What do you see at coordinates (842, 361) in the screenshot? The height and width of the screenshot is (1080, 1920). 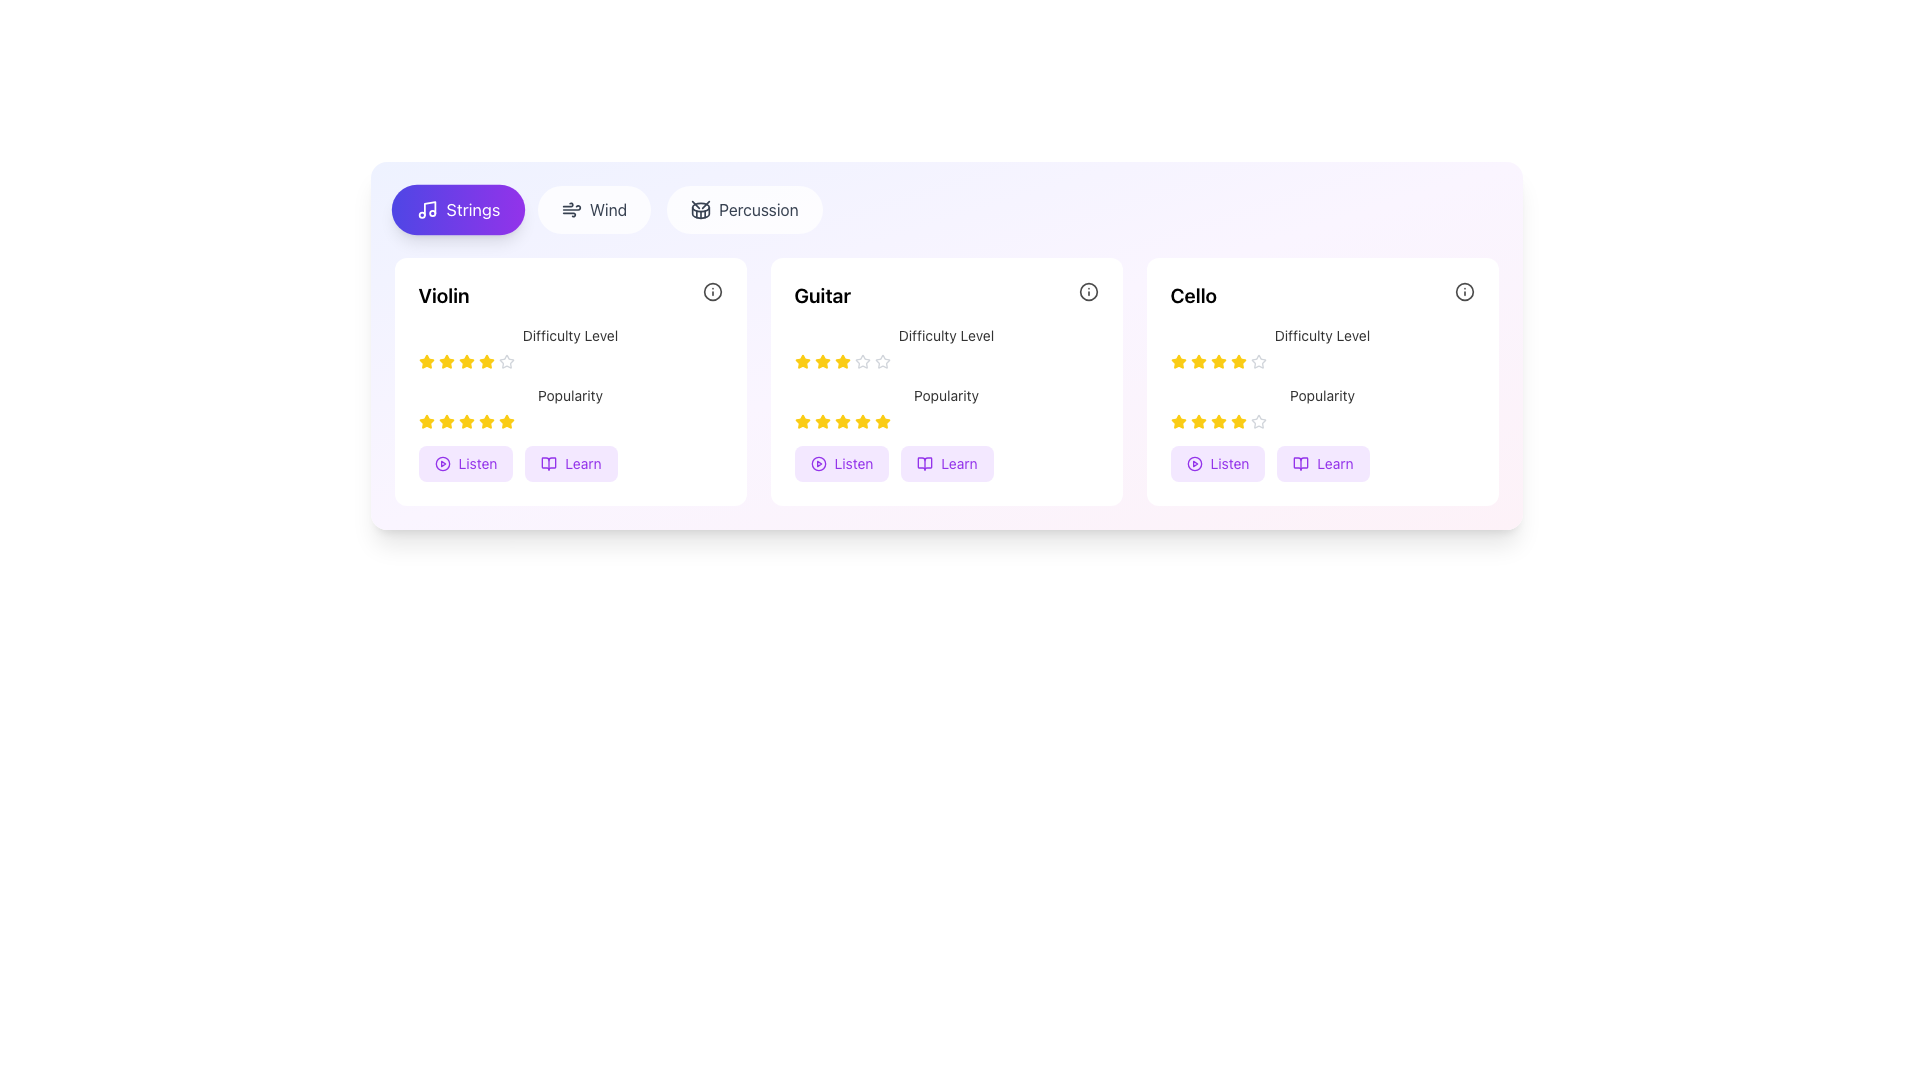 I see `the third star icon in the five-star rating system under the 'Difficulty Level' indicator in the 'Guitar' section` at bounding box center [842, 361].